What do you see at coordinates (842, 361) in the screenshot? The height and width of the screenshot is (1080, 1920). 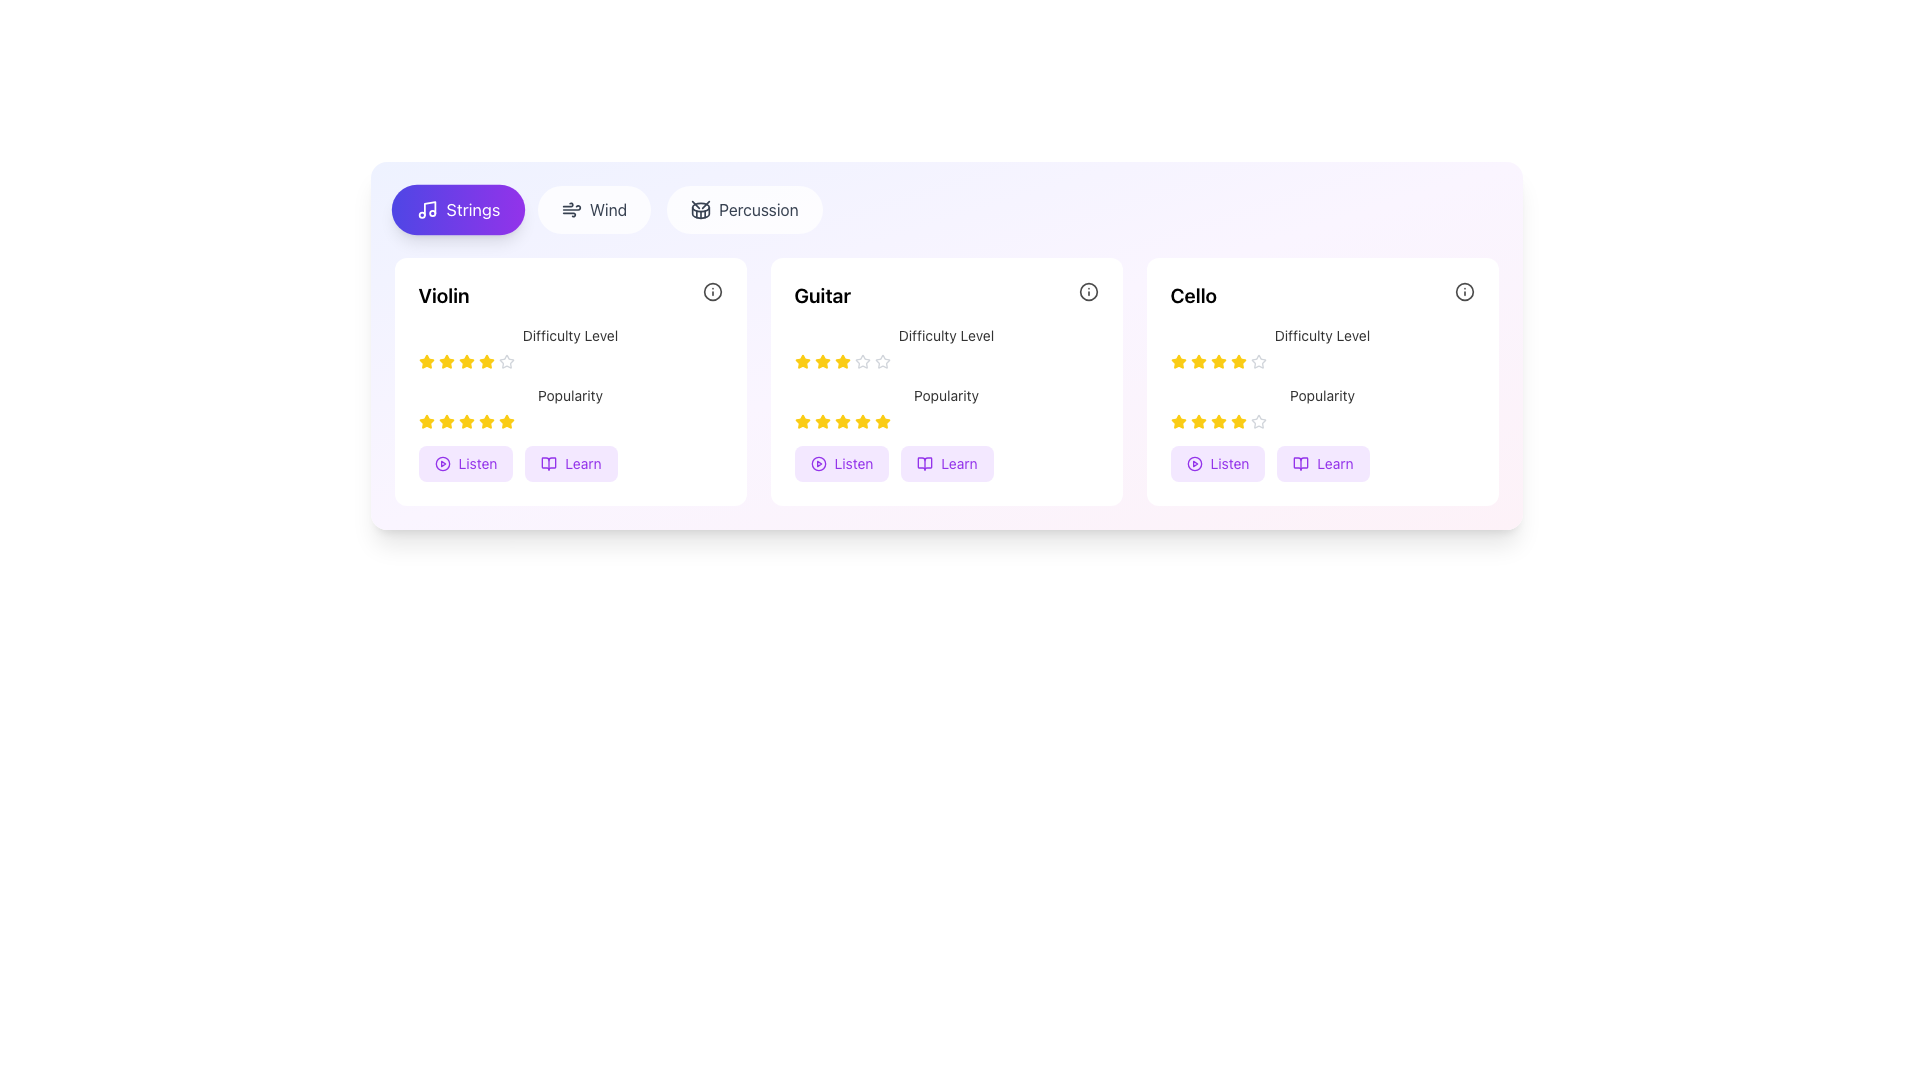 I see `the third star icon in the five-star rating system under the 'Difficulty Level' indicator in the 'Guitar' section` at bounding box center [842, 361].